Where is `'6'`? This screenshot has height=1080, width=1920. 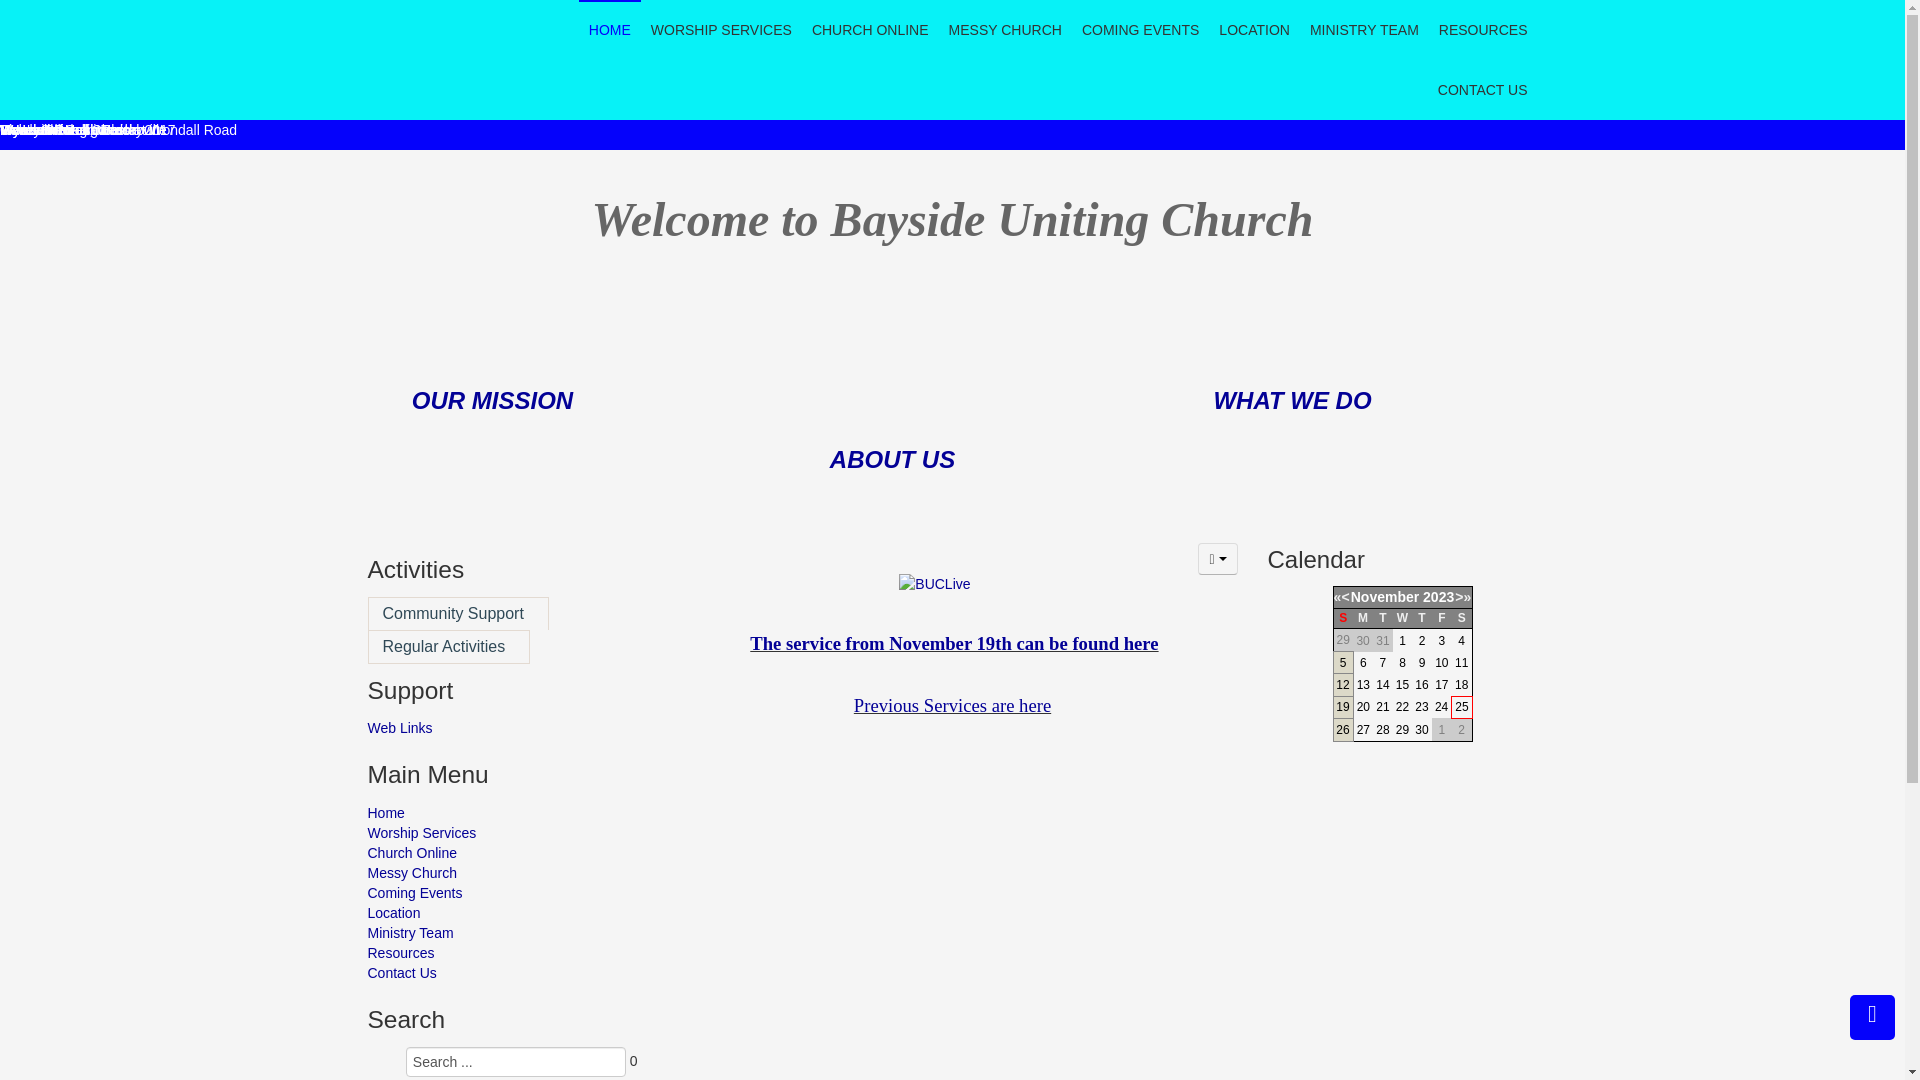
'6' is located at coordinates (1362, 663).